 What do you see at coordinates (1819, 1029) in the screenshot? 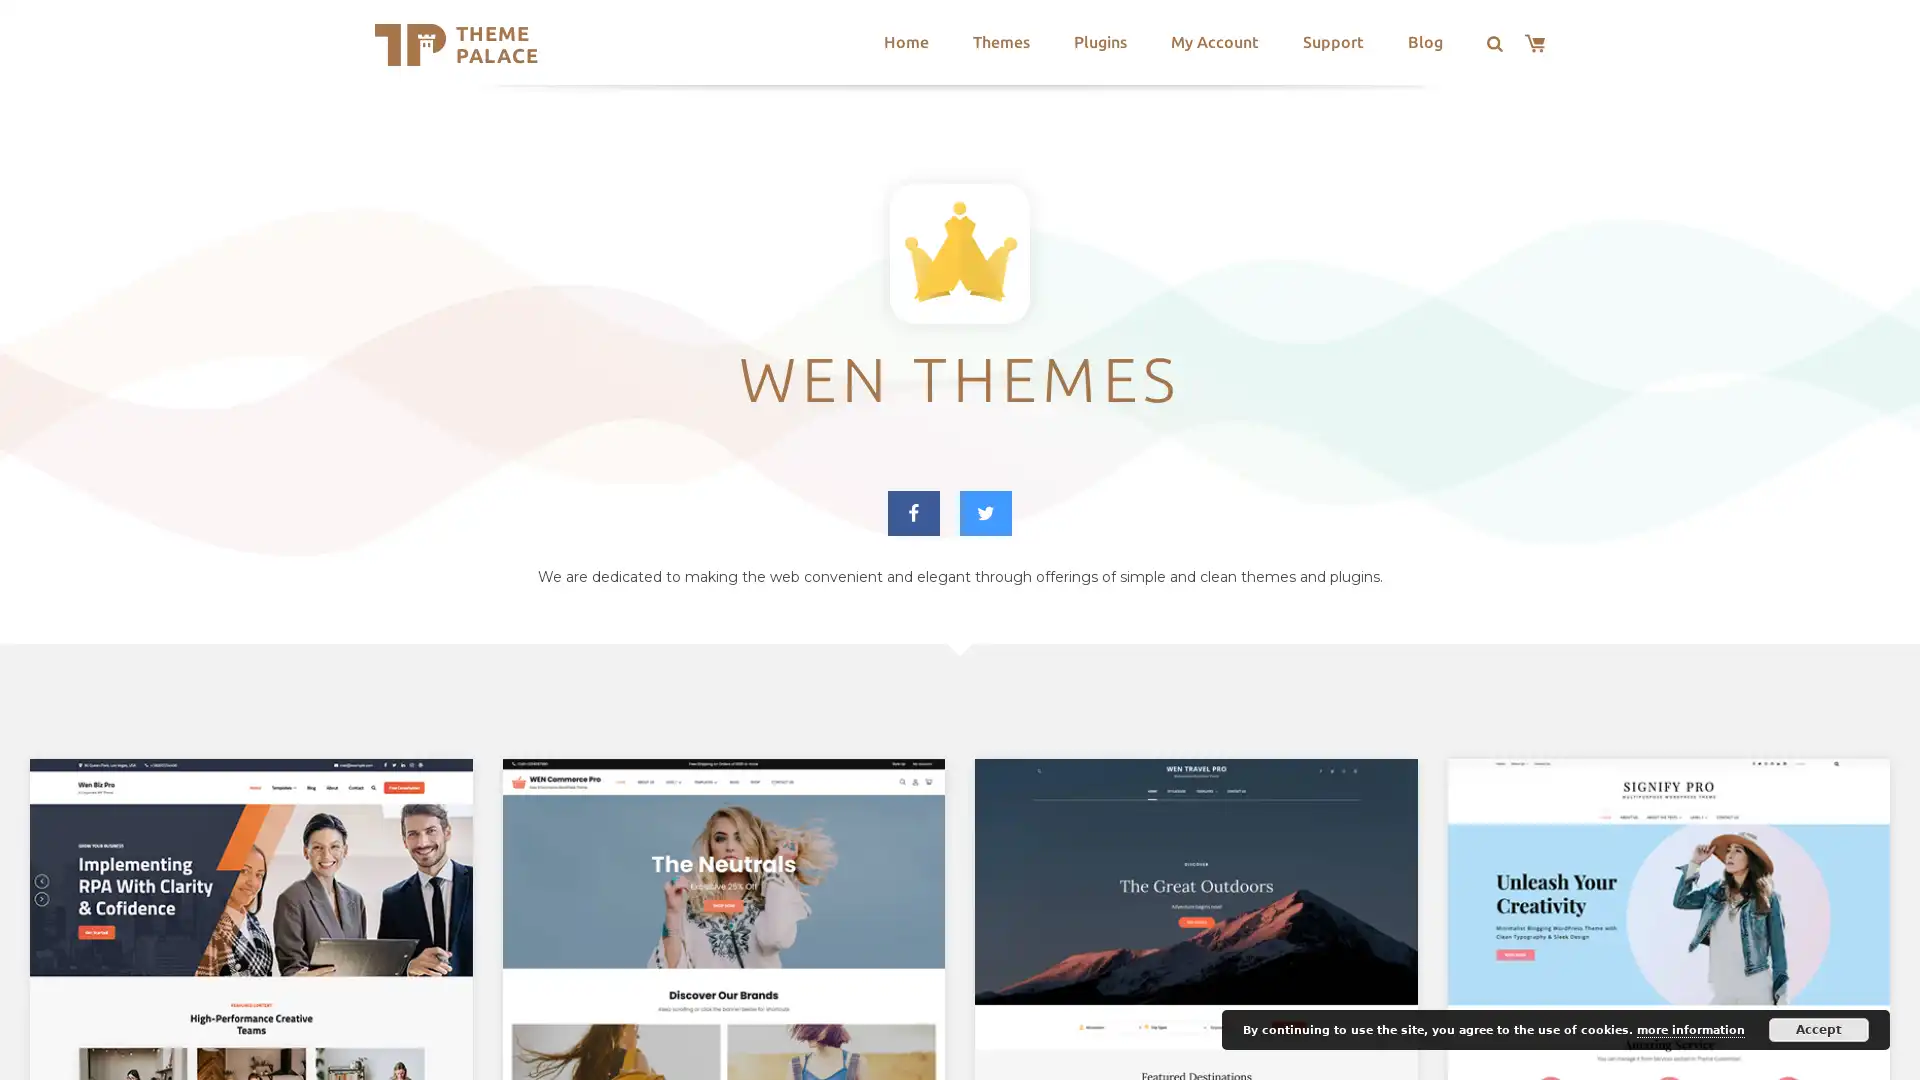
I see `Accept` at bounding box center [1819, 1029].